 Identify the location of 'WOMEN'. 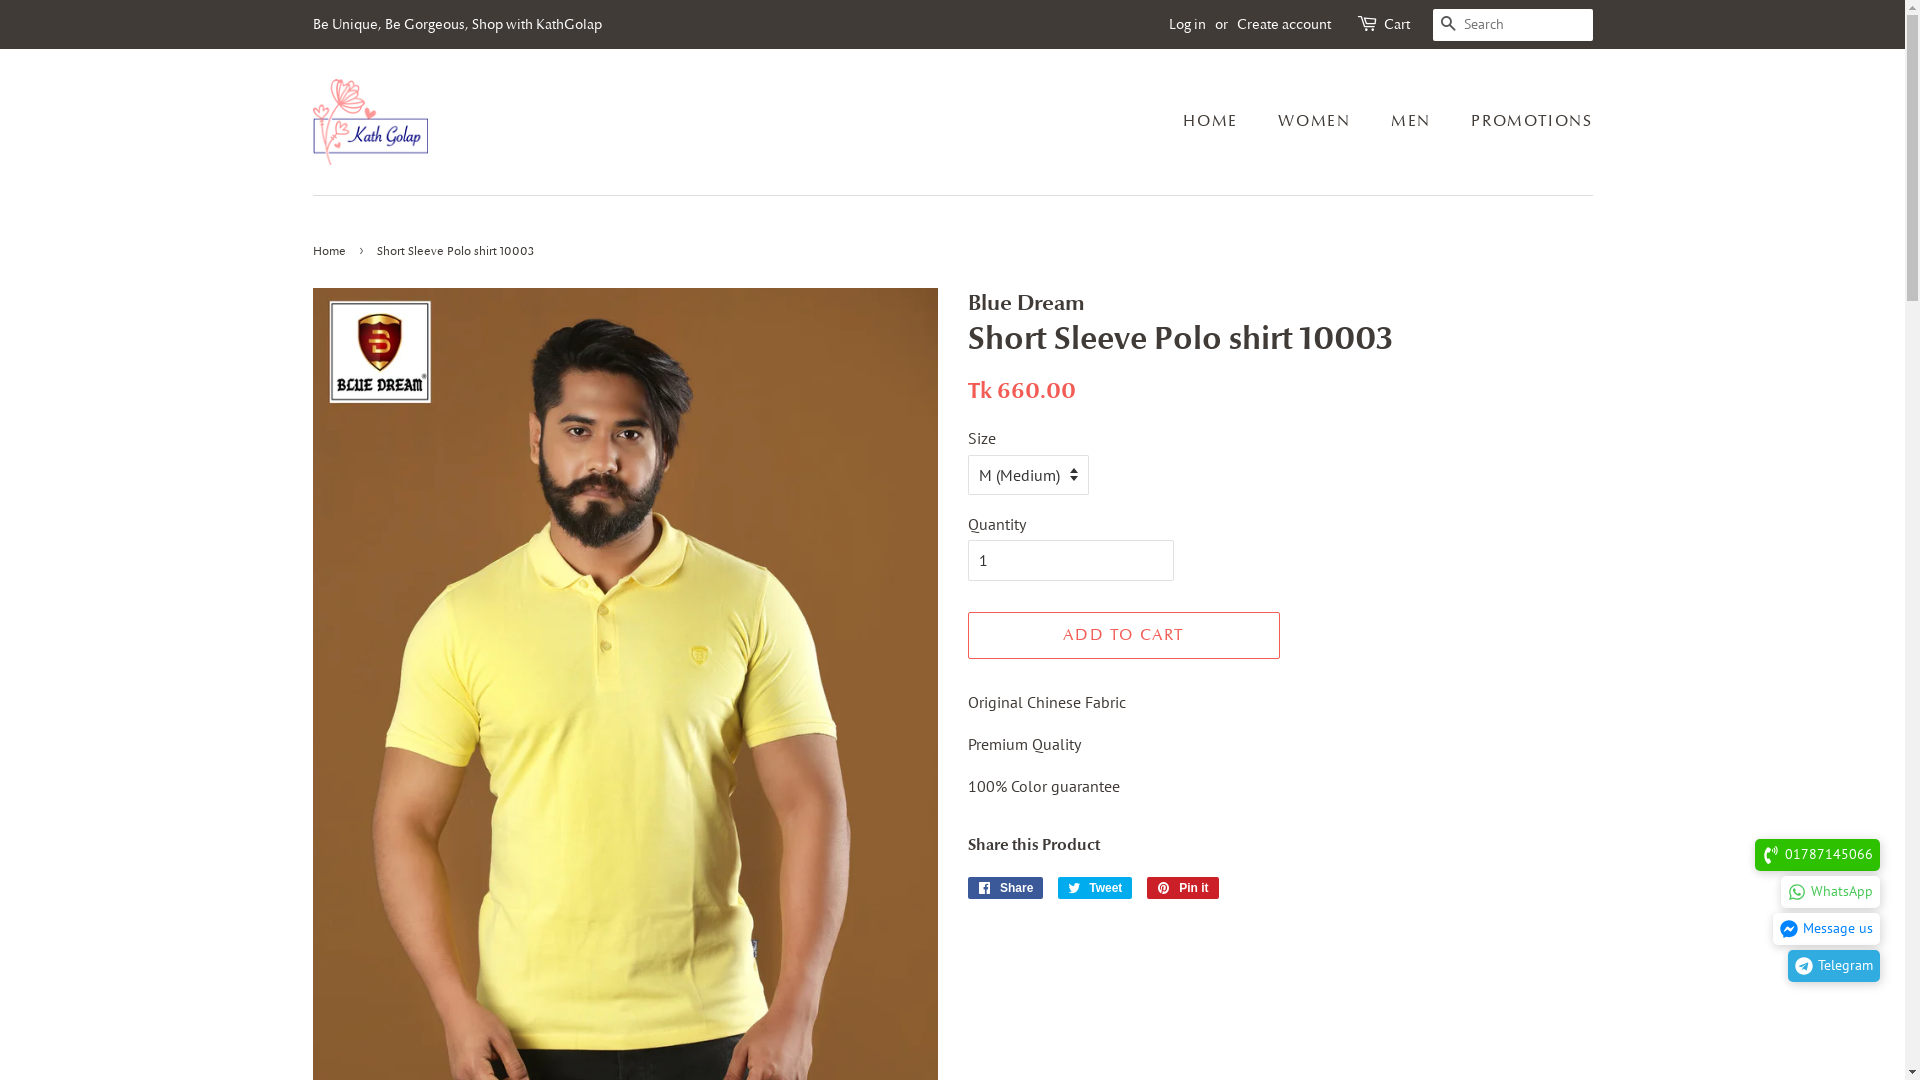
(1316, 121).